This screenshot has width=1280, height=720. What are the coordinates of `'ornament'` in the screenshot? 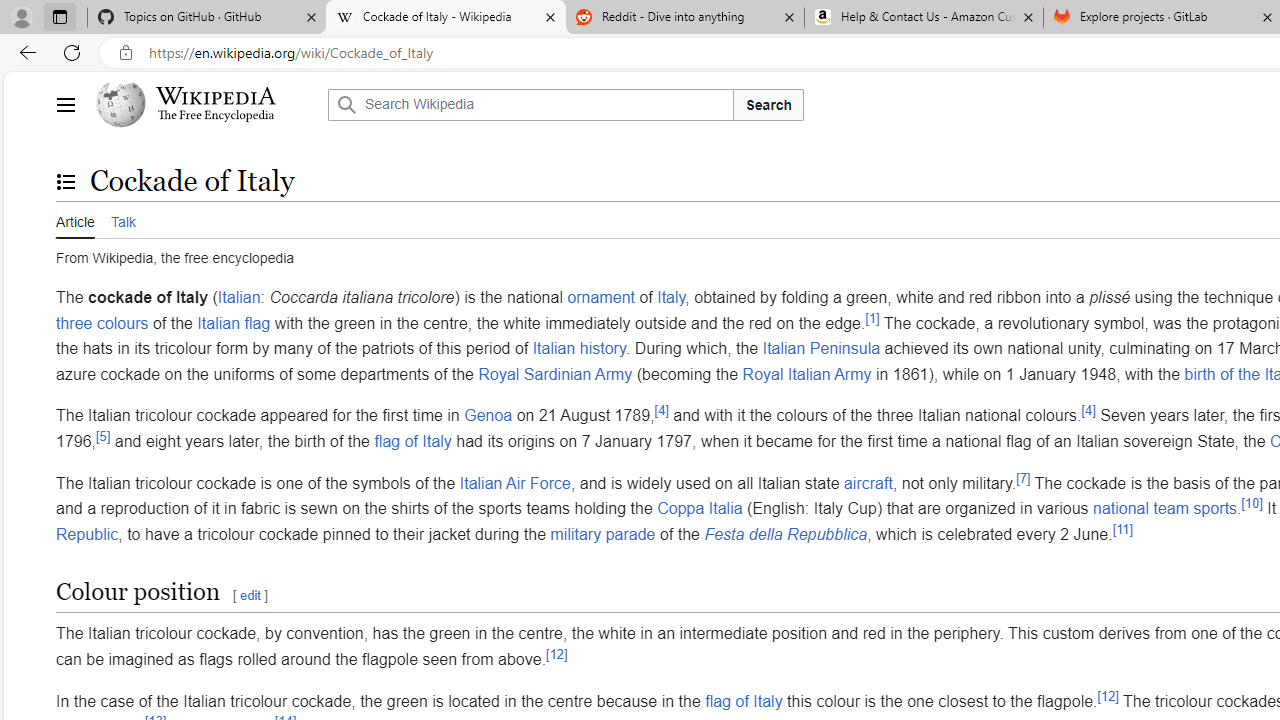 It's located at (599, 297).